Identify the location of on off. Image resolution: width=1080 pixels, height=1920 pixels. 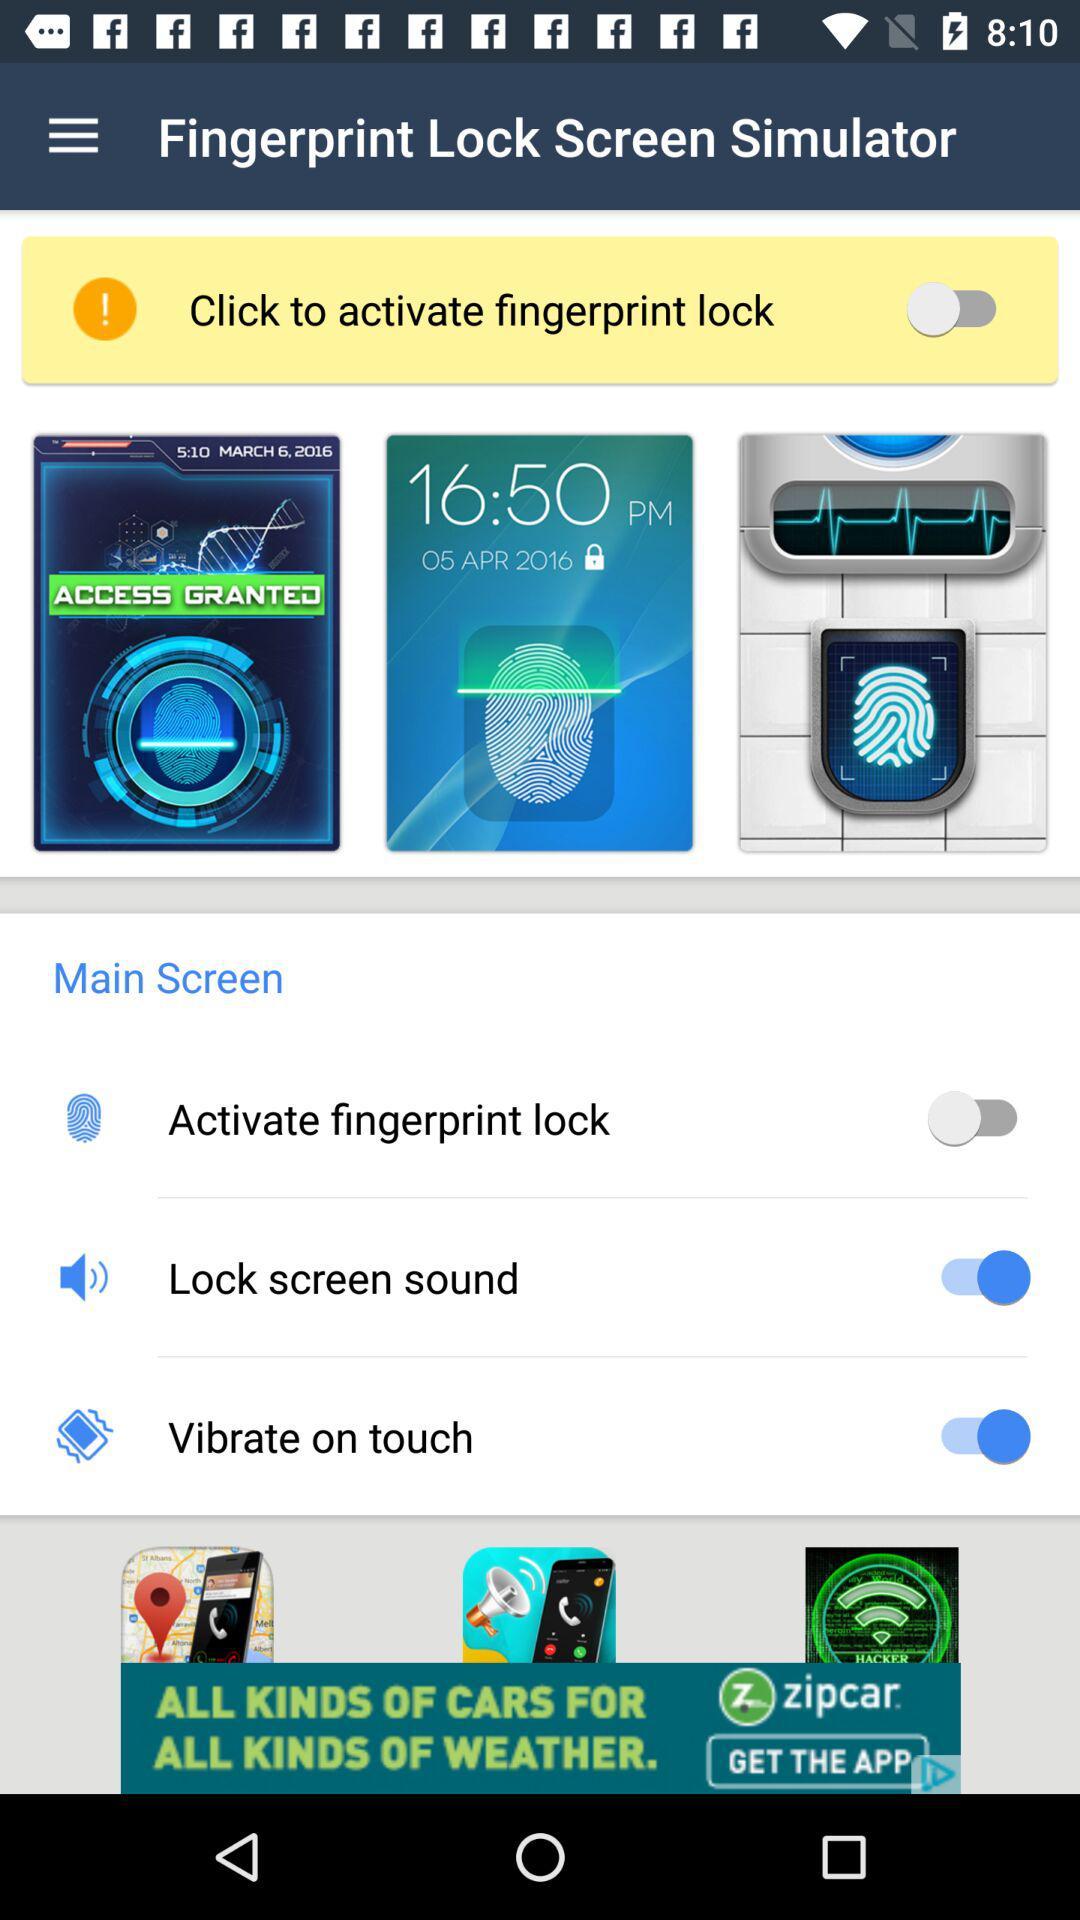
(978, 1116).